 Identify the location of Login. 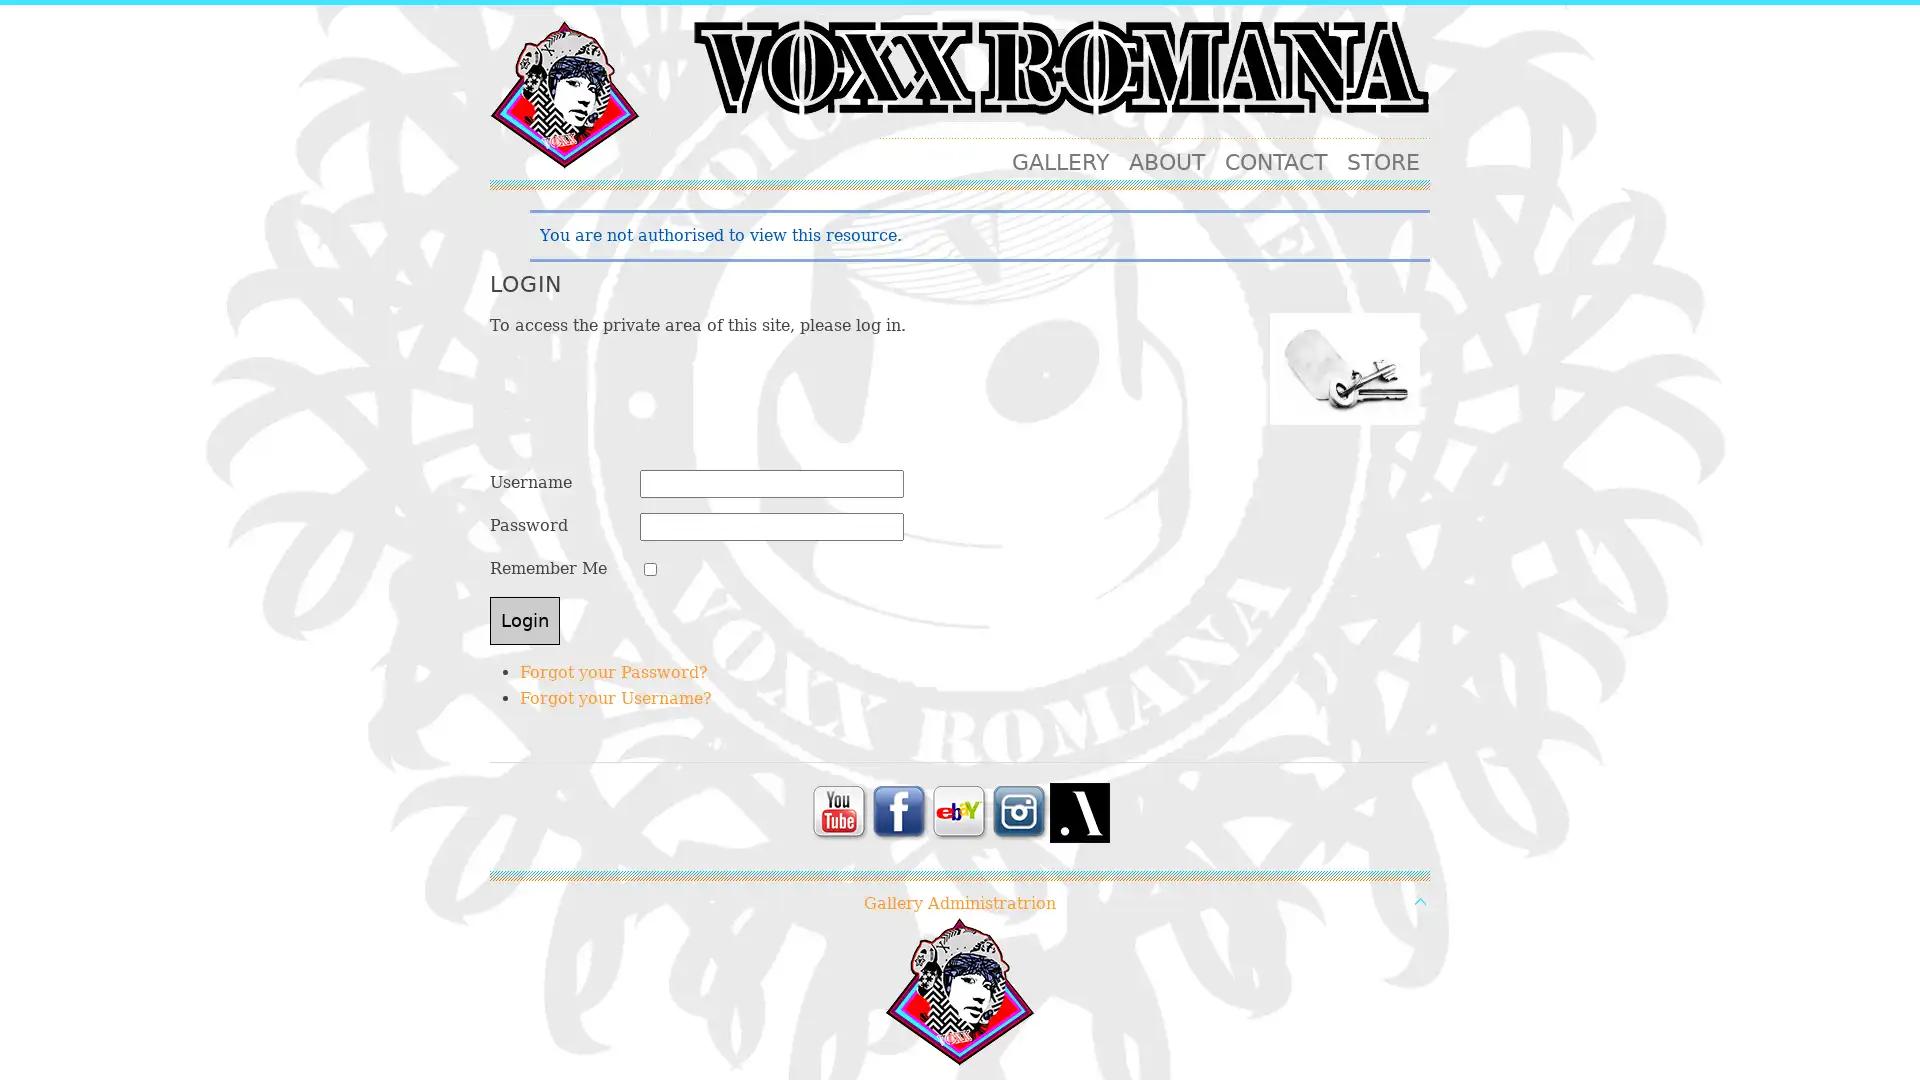
(524, 620).